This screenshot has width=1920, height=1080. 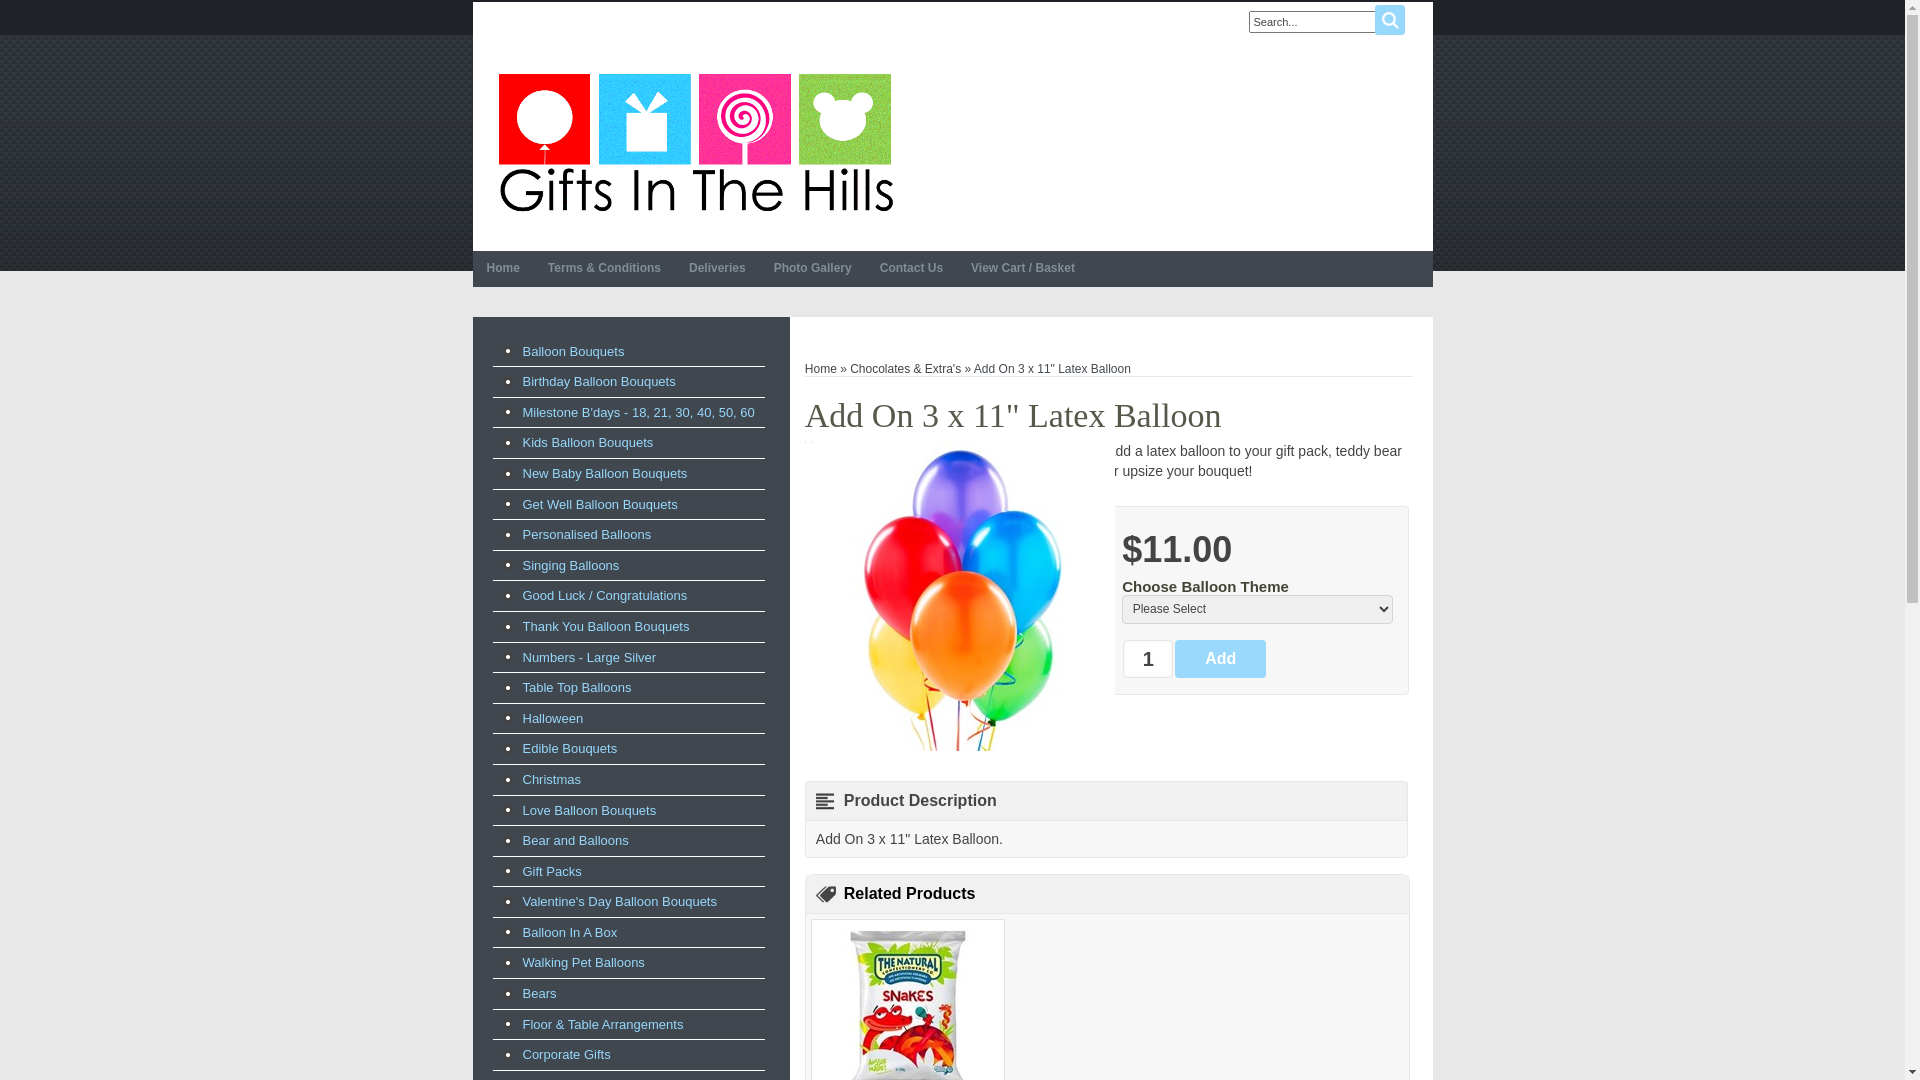 I want to click on 'Get Well Balloon Bouquets', so click(x=627, y=504).